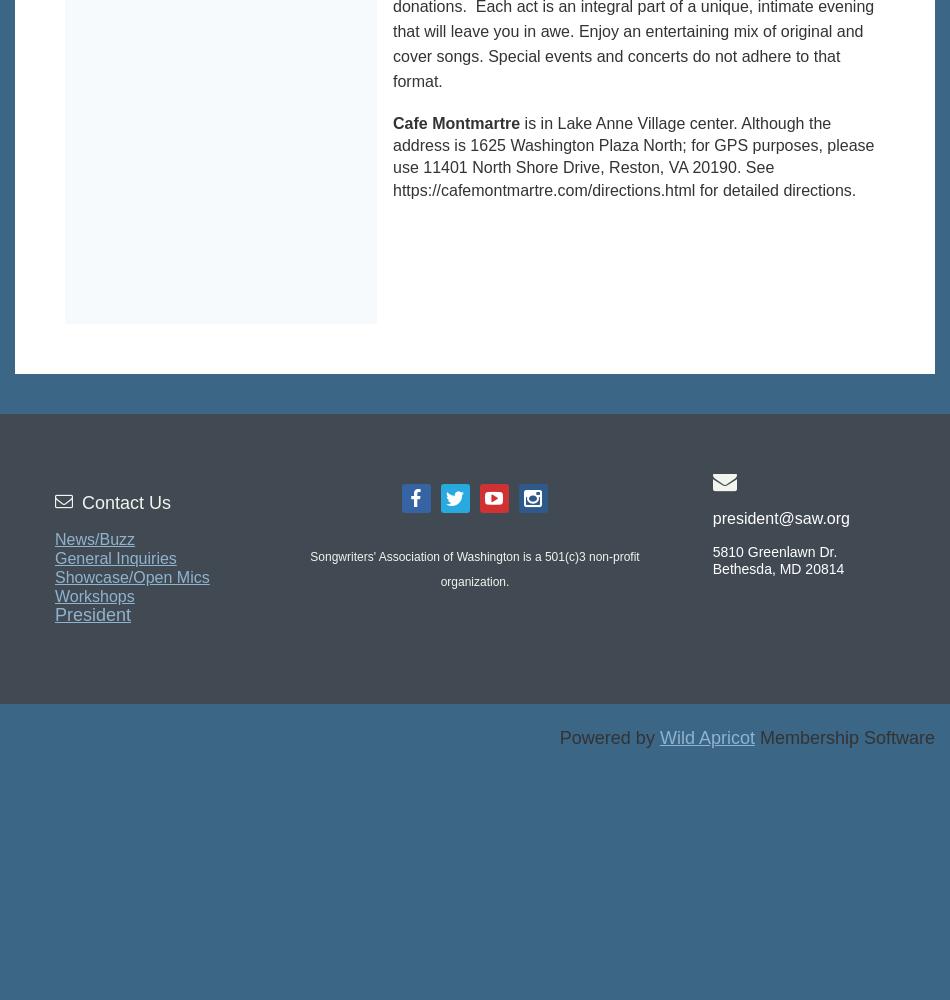 The height and width of the screenshot is (1000, 950). Describe the element at coordinates (131, 575) in the screenshot. I see `'Showcase/Open Mics'` at that location.